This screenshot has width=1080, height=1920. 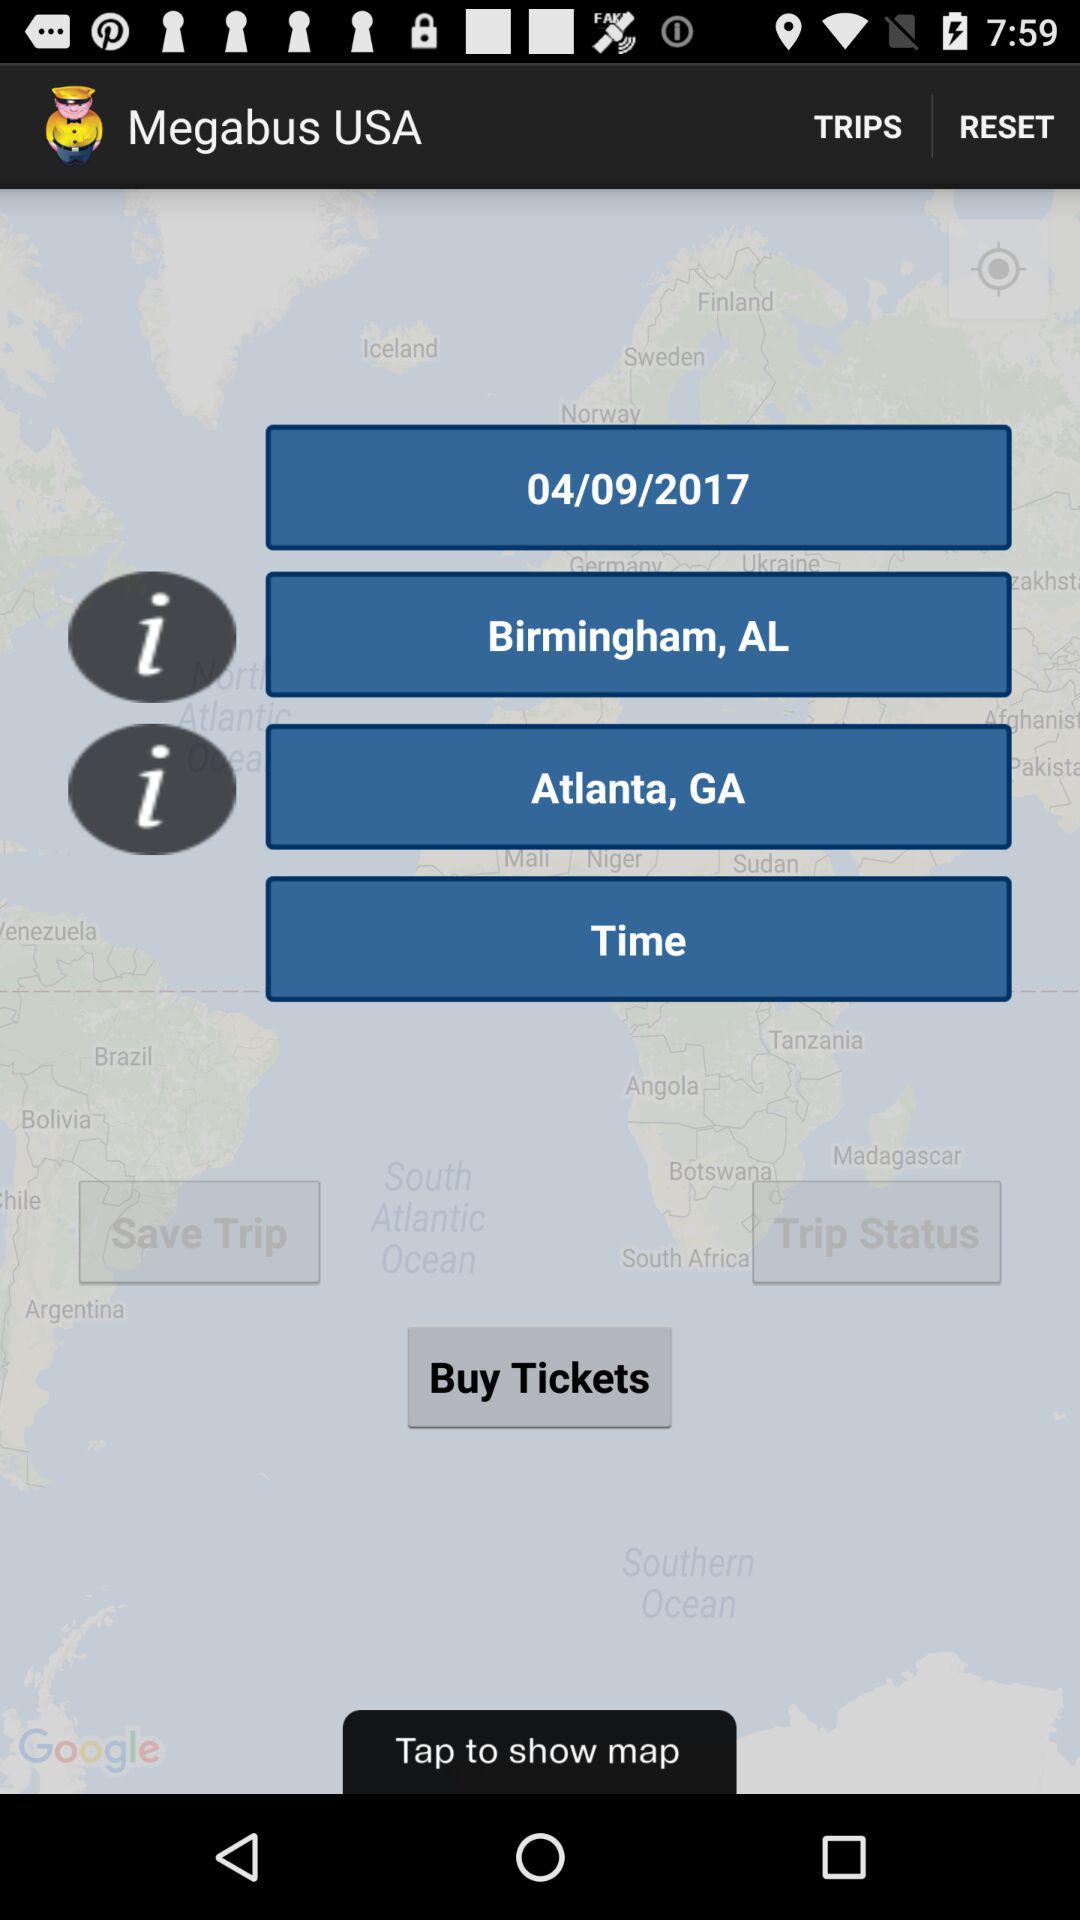 What do you see at coordinates (638, 785) in the screenshot?
I see `icon above time button` at bounding box center [638, 785].